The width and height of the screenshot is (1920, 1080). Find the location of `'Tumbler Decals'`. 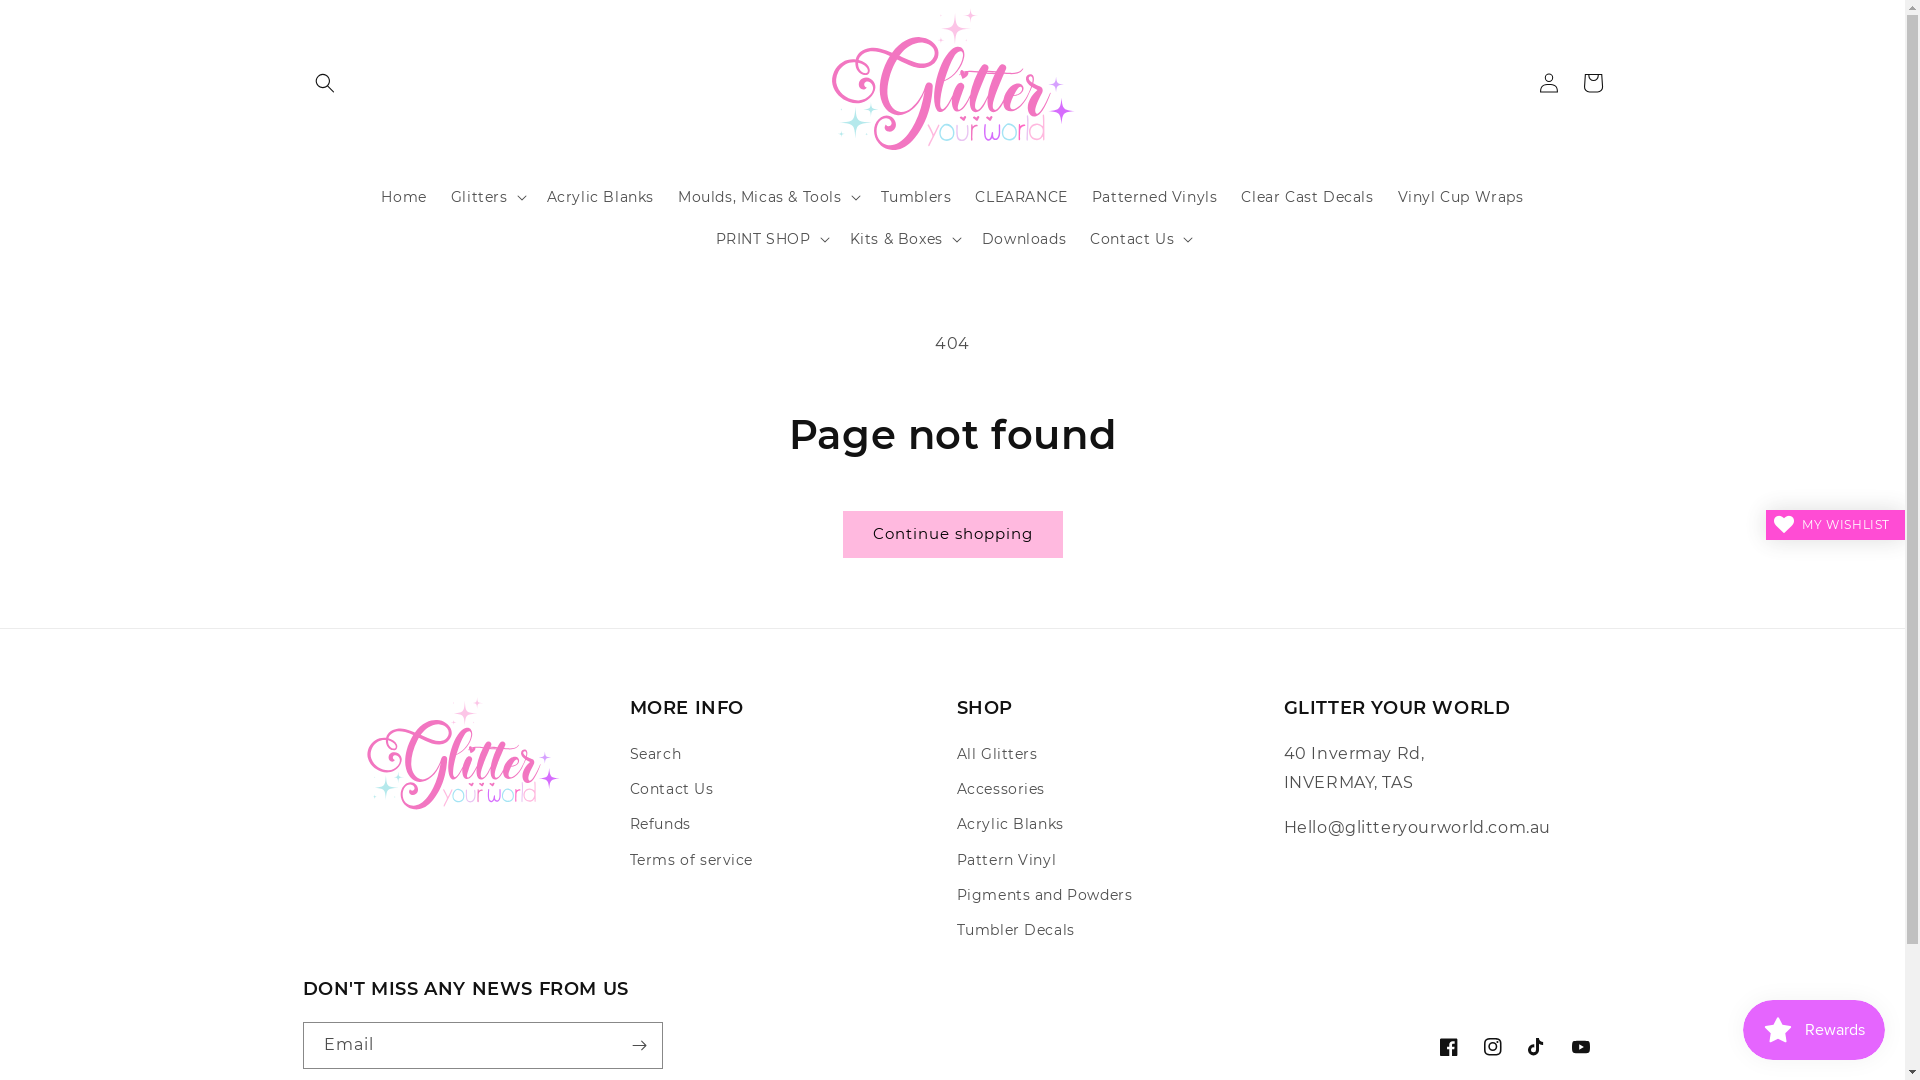

'Tumbler Decals' is located at coordinates (1014, 930).